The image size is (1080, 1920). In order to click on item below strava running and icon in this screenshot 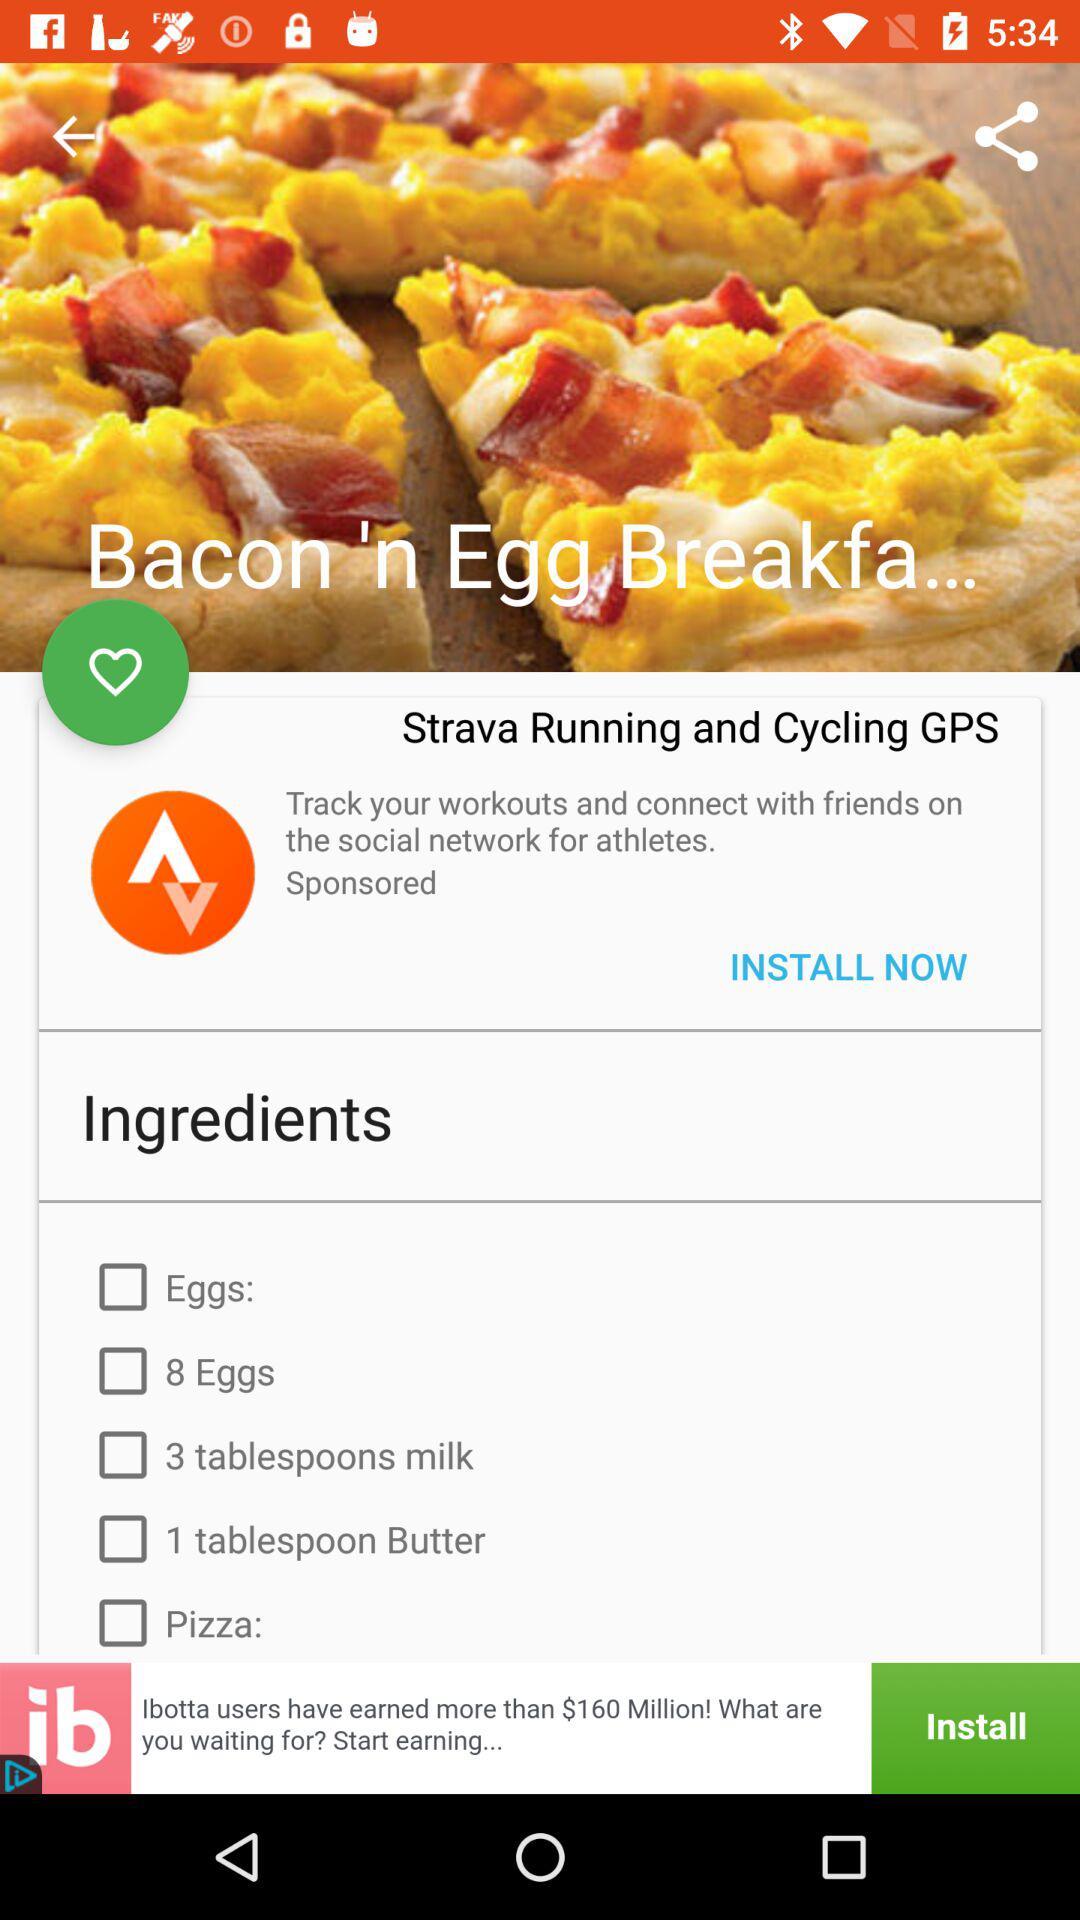, I will do `click(631, 820)`.